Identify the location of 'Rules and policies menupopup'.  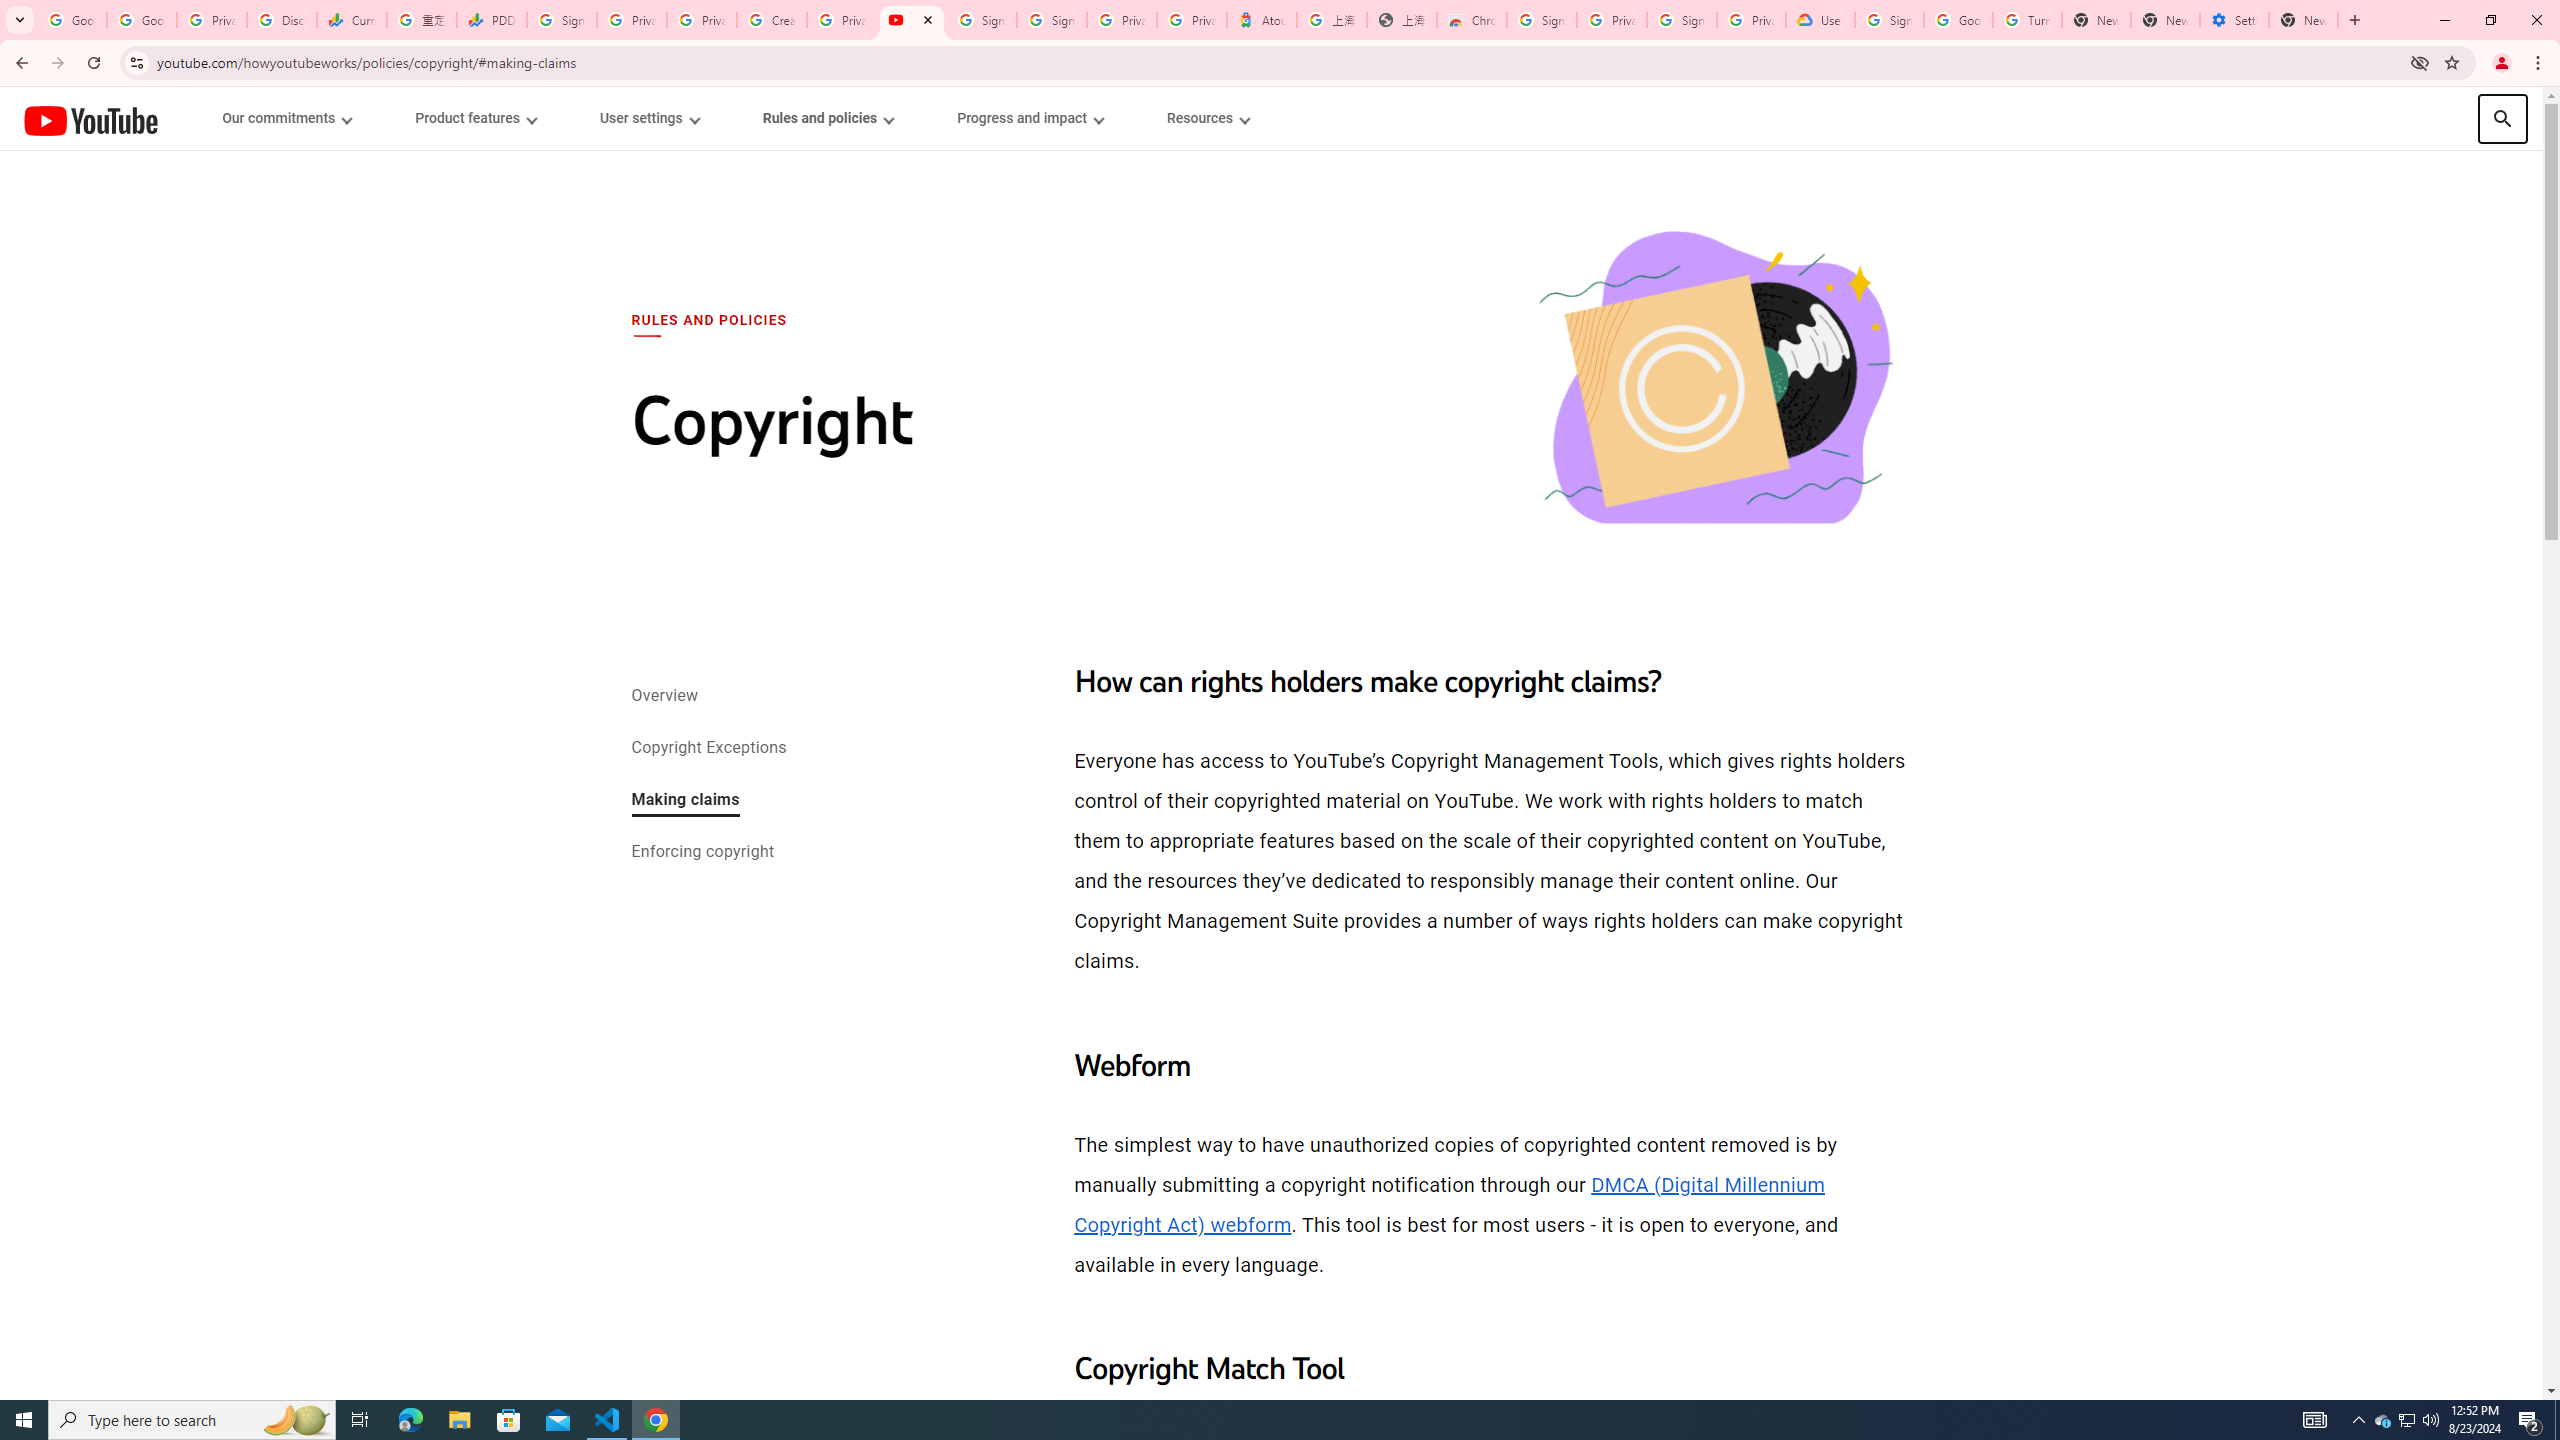
(827, 118).